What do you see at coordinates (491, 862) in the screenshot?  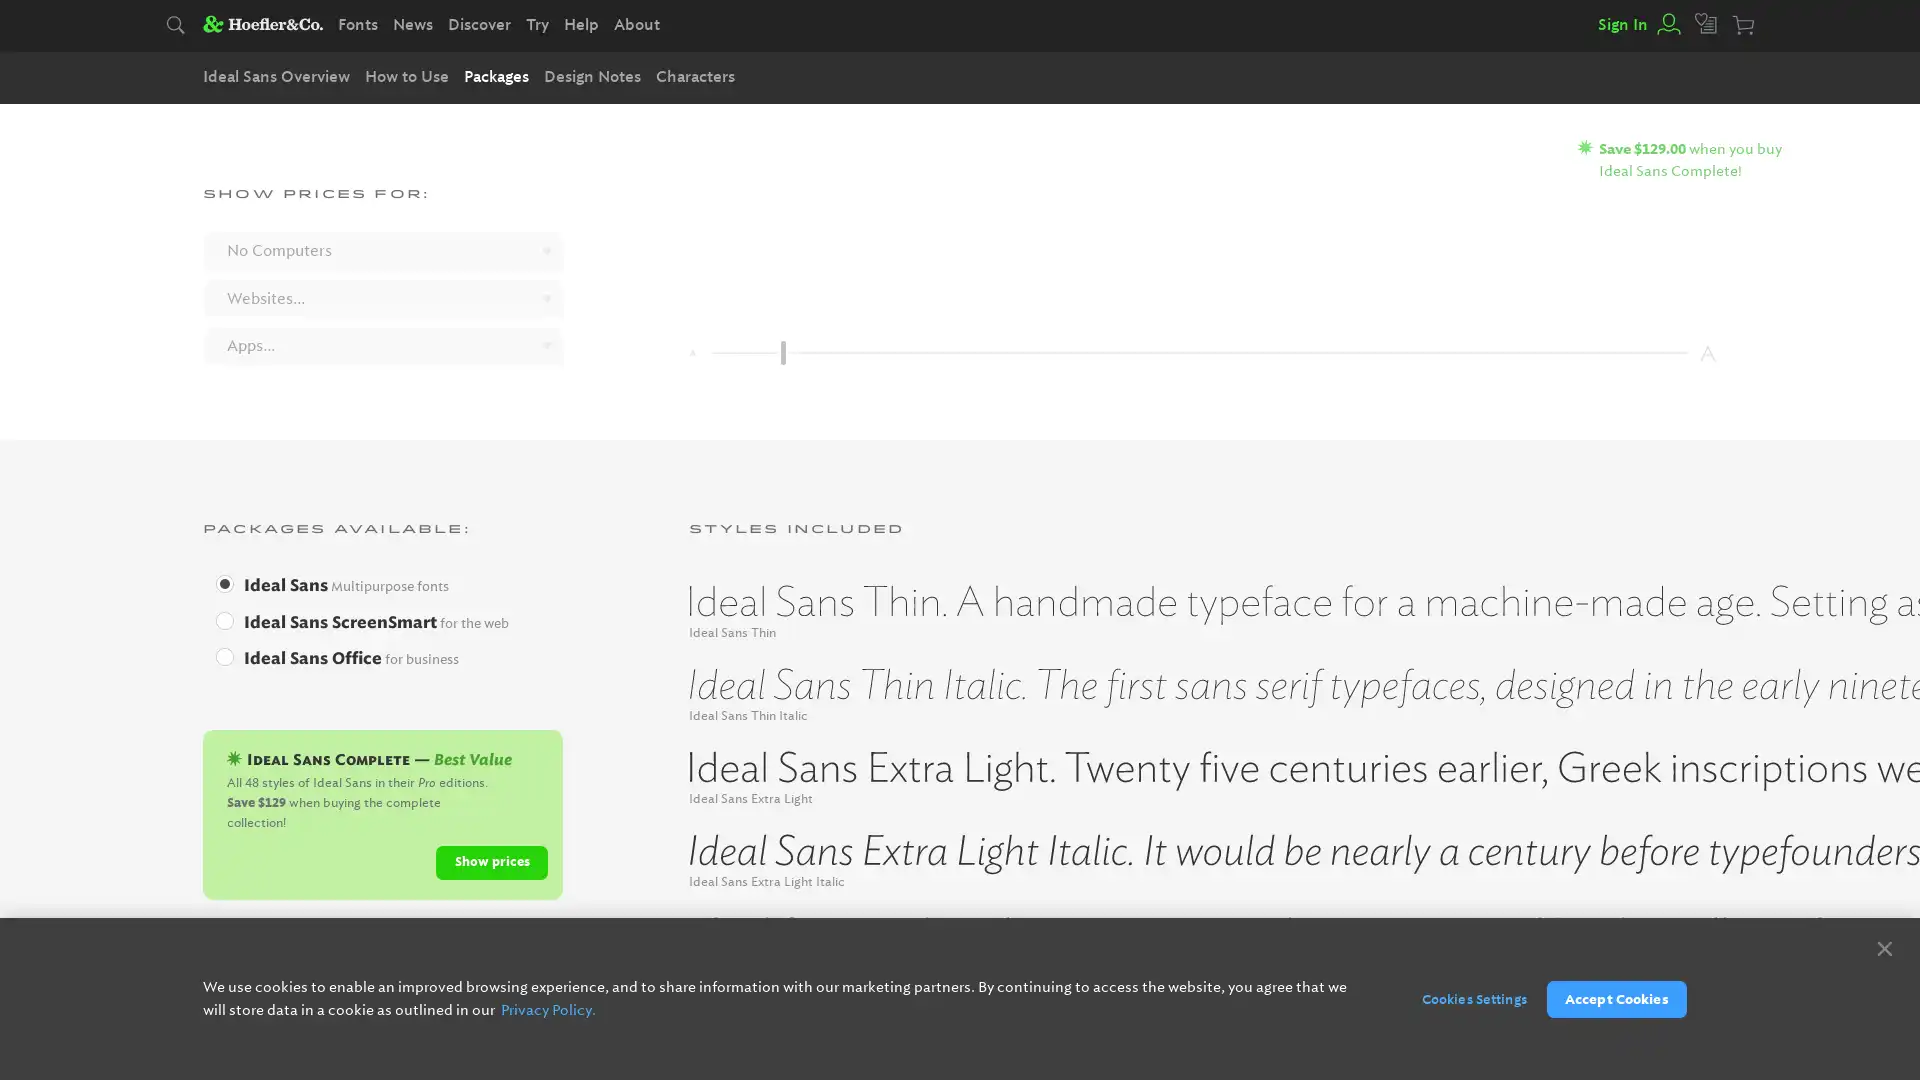 I see `Show prices` at bounding box center [491, 862].